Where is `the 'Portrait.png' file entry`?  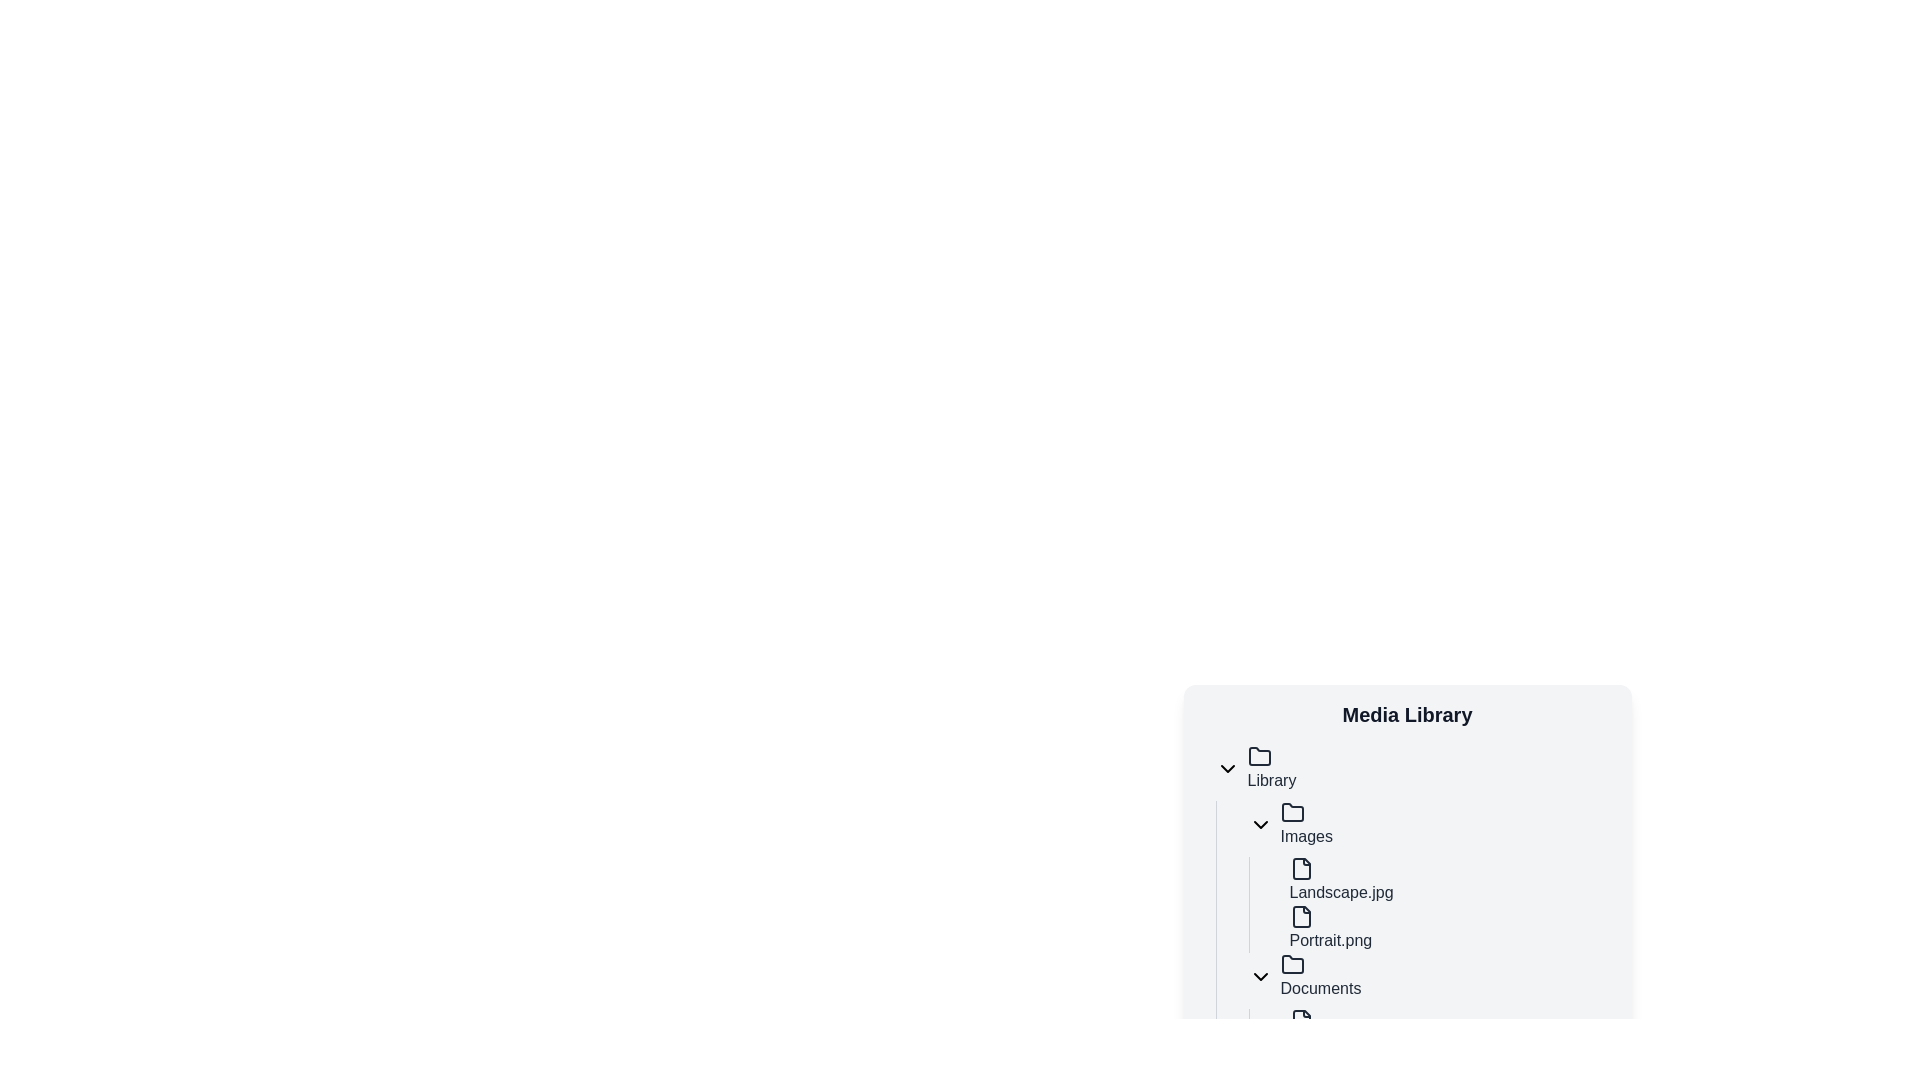
the 'Portrait.png' file entry is located at coordinates (1440, 929).